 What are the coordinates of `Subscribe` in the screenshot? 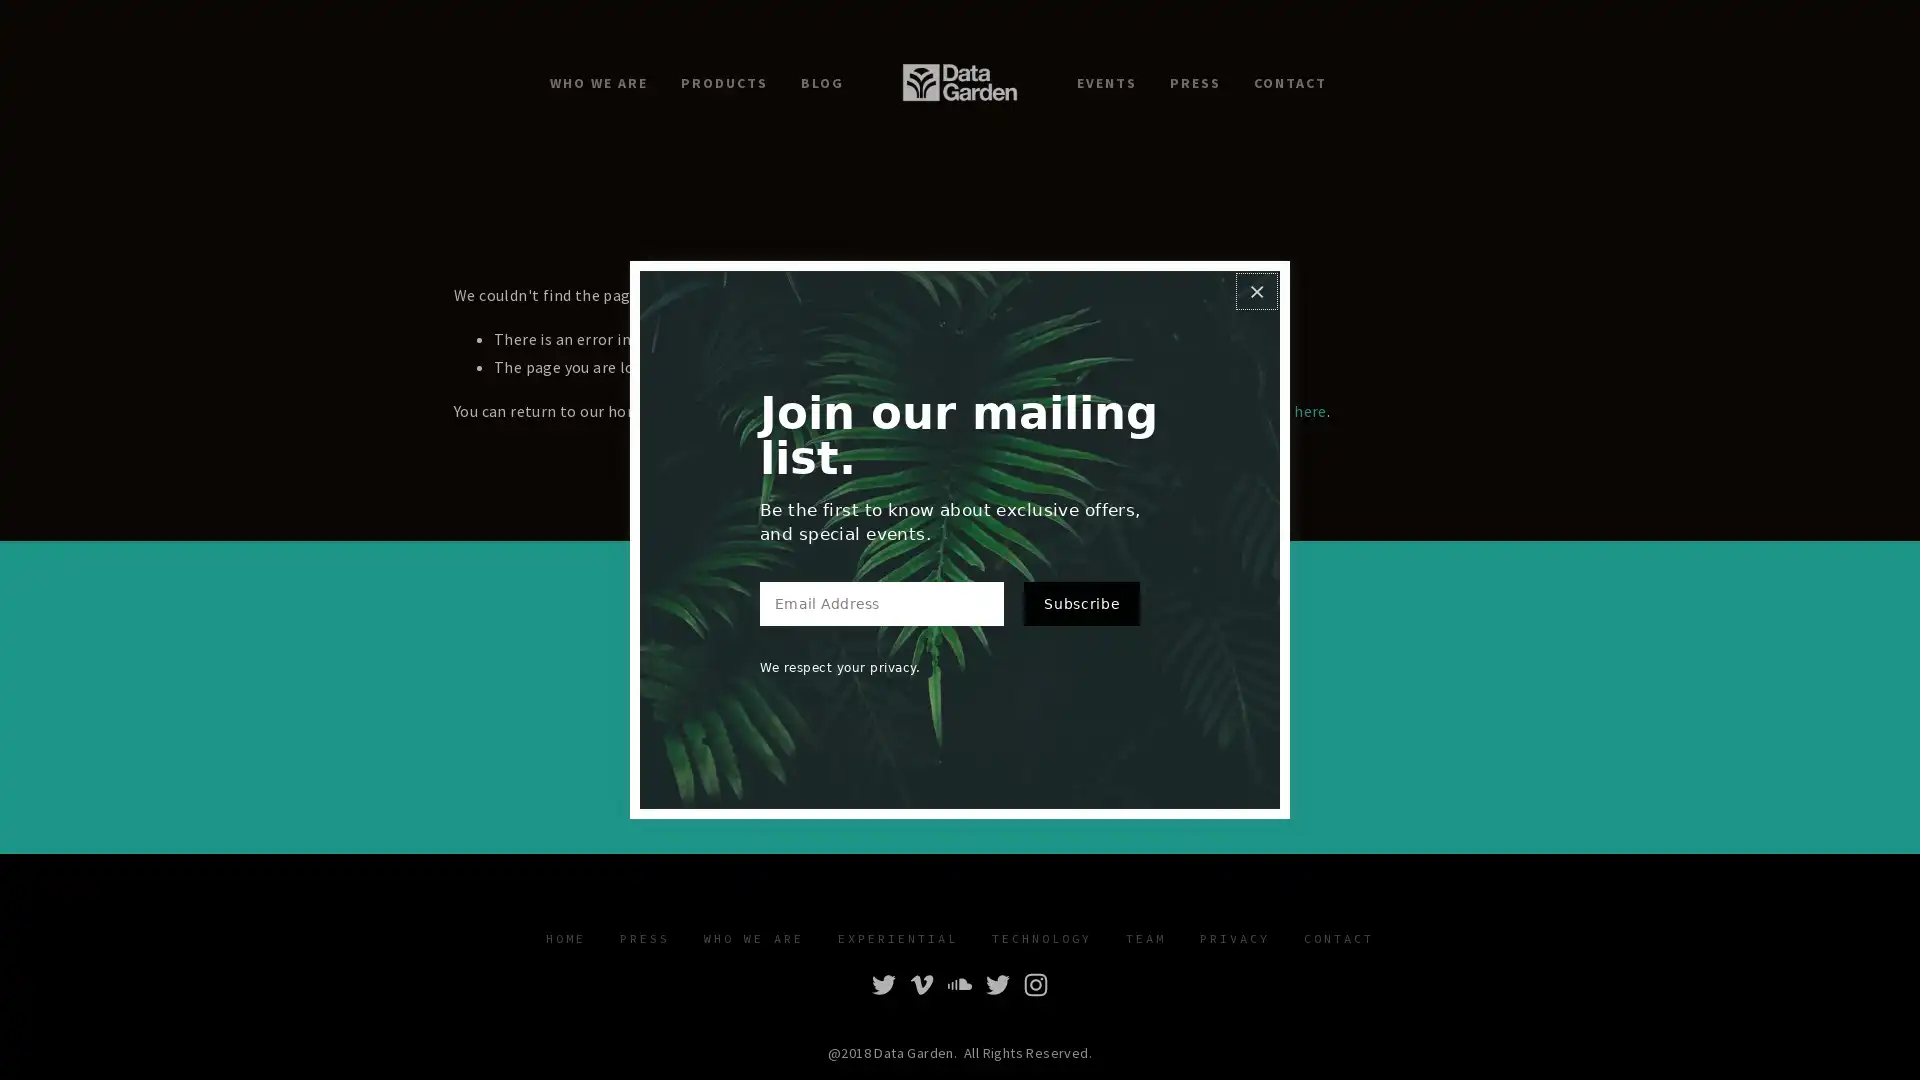 It's located at (1080, 616).